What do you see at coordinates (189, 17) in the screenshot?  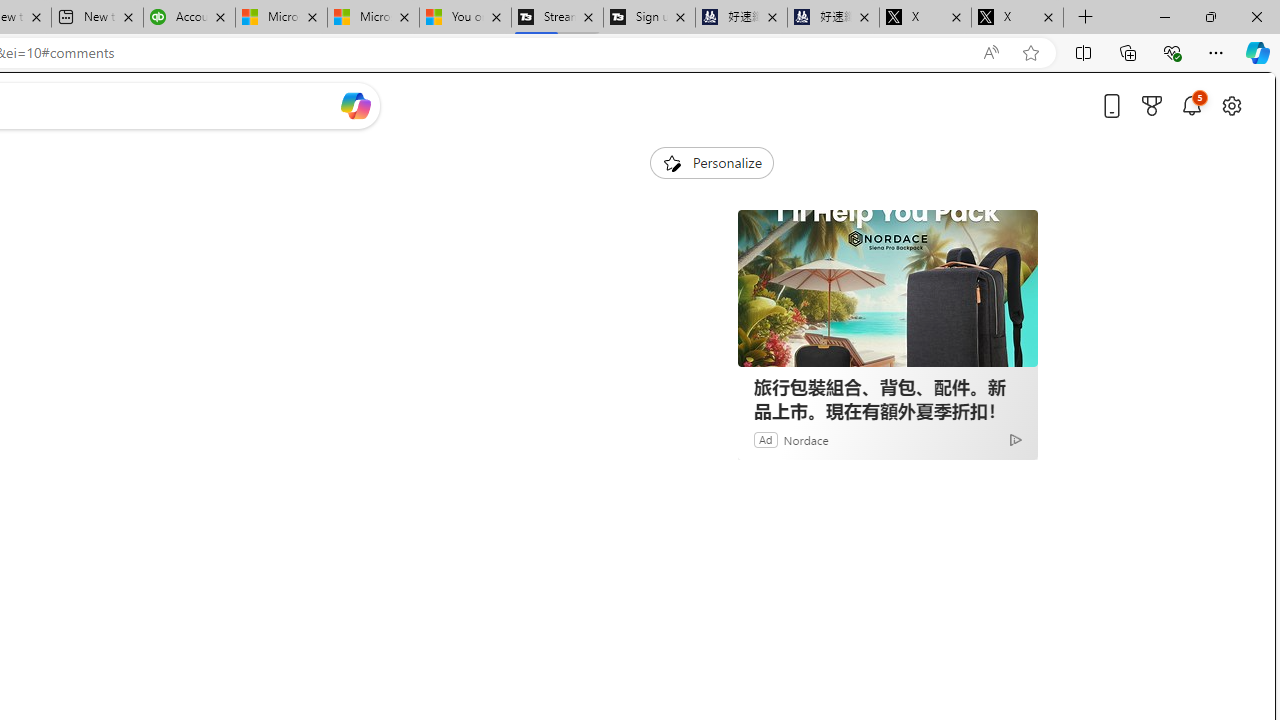 I see `'Accounting Software for Accountants, CPAs and Bookkeepers'` at bounding box center [189, 17].